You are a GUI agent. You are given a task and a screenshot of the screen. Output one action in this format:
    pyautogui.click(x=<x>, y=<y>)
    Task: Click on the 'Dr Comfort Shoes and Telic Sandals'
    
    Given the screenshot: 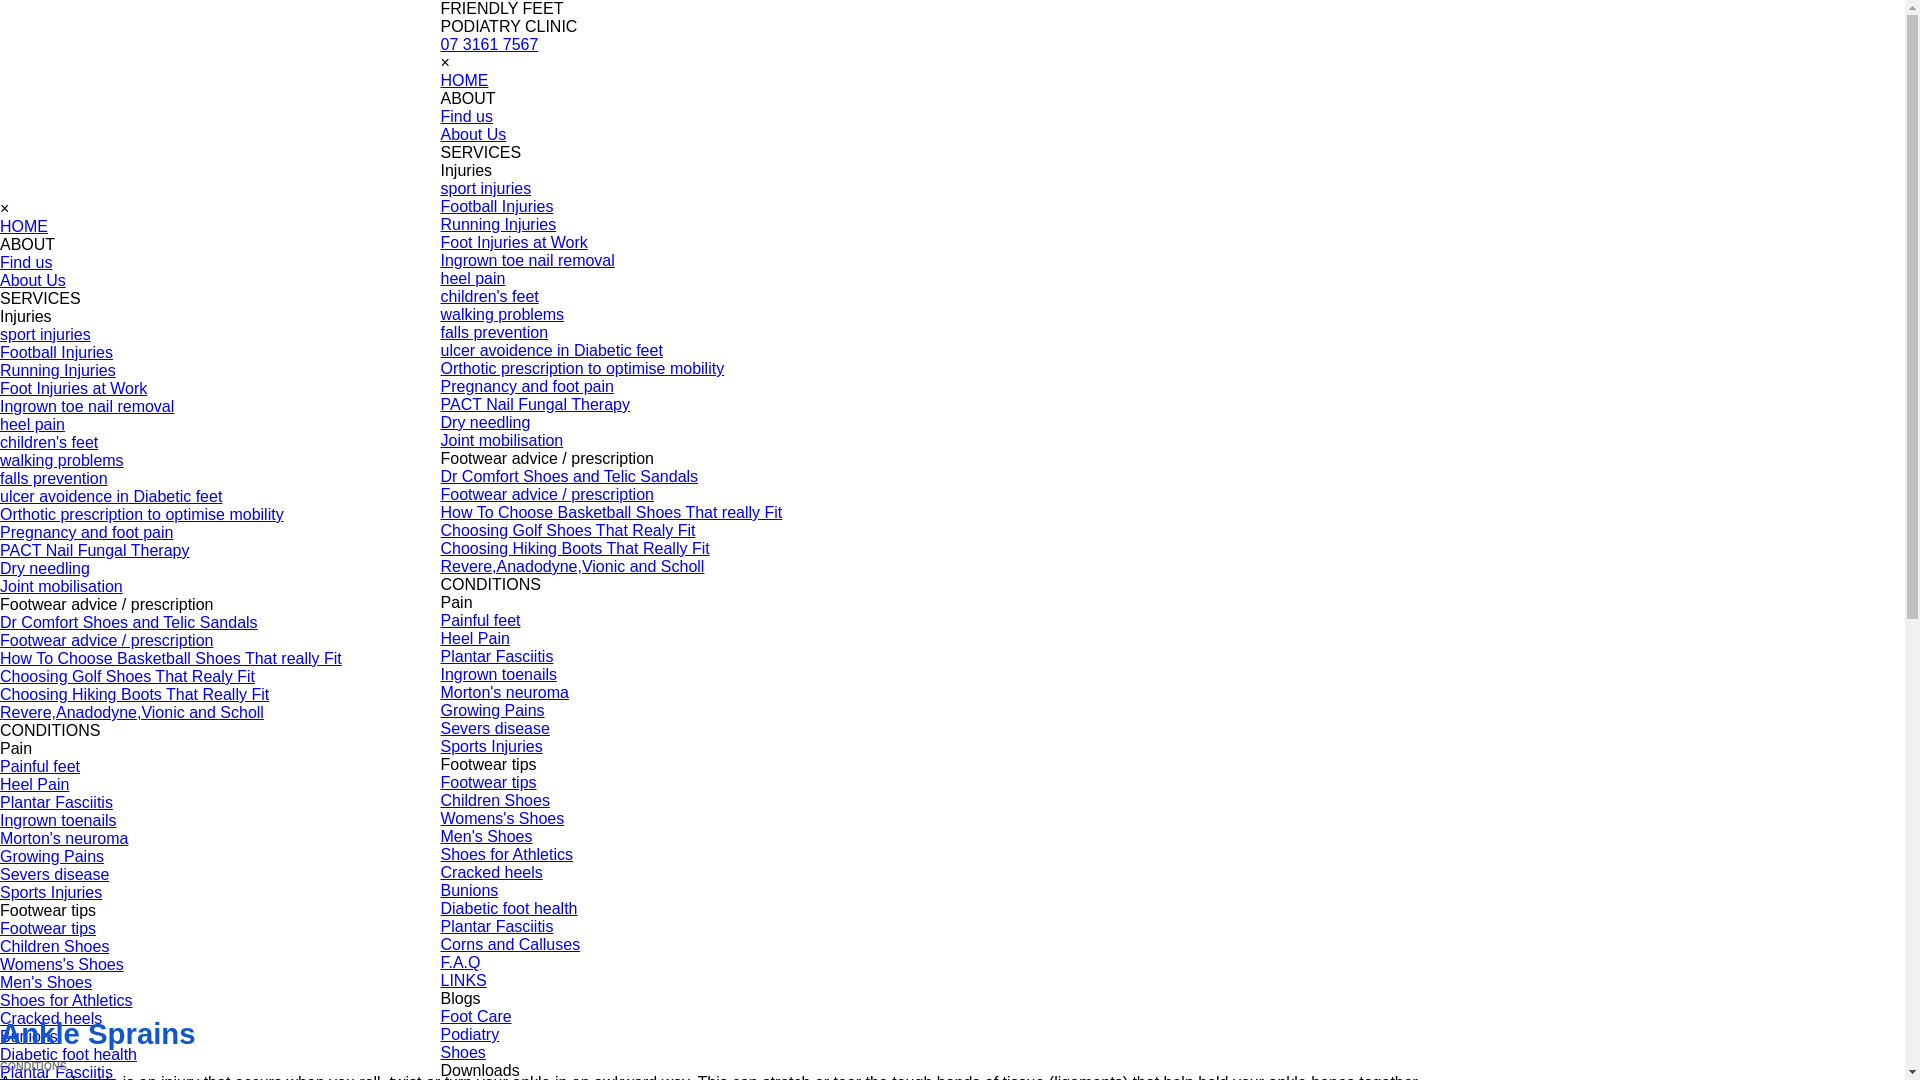 What is the action you would take?
    pyautogui.click(x=128, y=621)
    